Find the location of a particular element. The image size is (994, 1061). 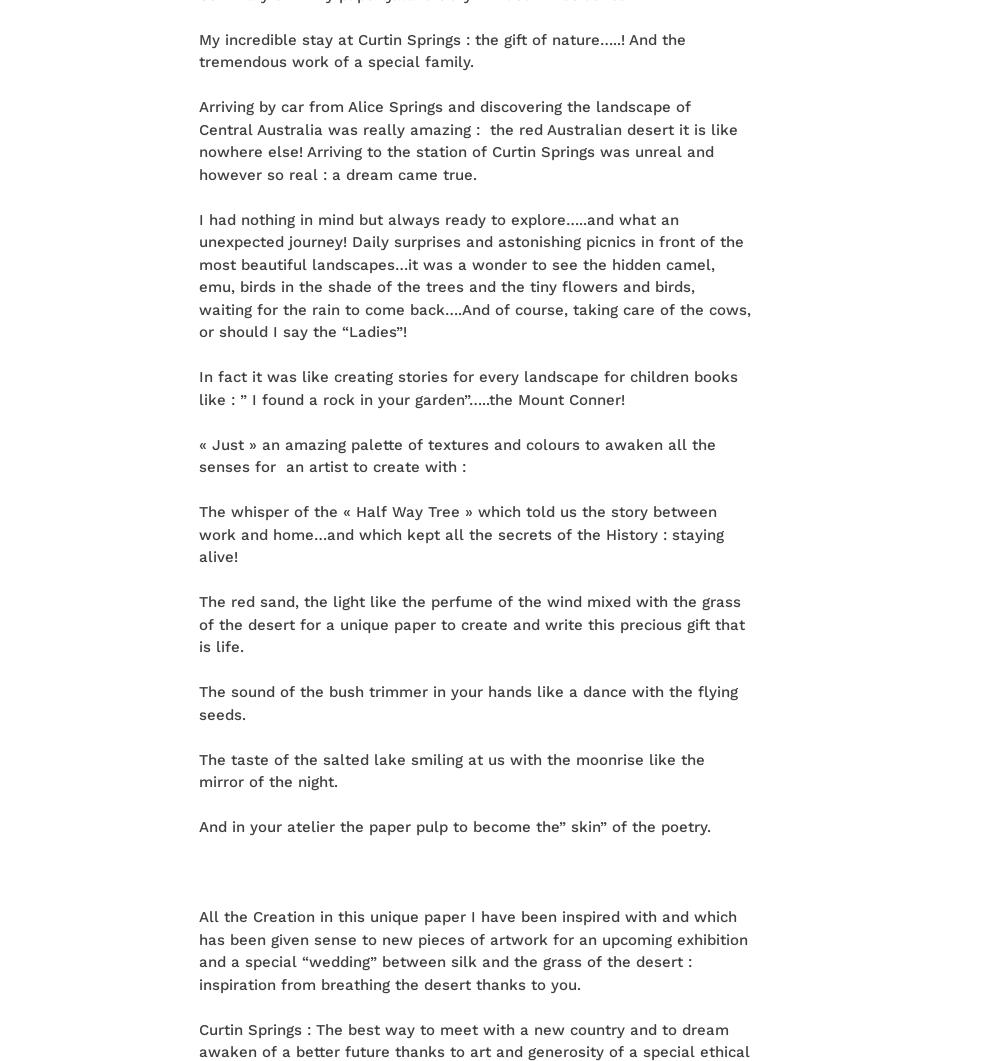

'The taste of the salted lake smiling at us with the moonrise like the mirror of the night.' is located at coordinates (451, 770).